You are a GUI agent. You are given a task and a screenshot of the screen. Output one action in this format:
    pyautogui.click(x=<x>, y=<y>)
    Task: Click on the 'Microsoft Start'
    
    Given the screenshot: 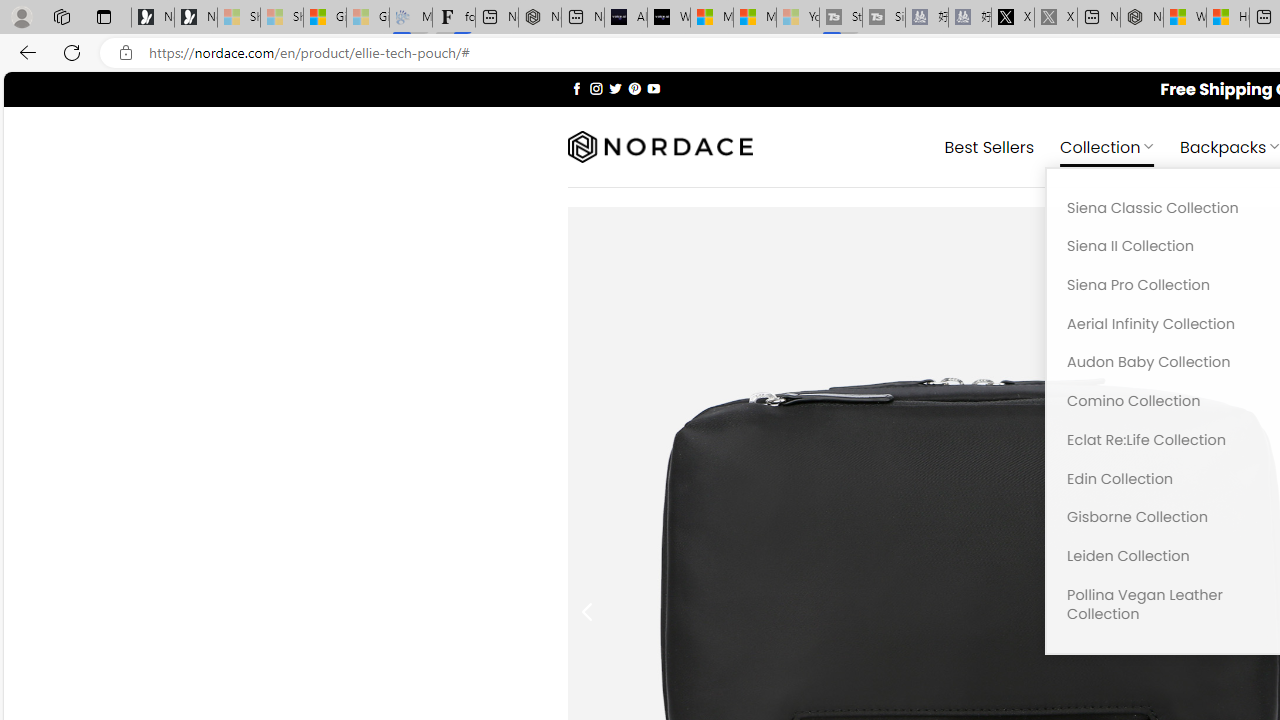 What is the action you would take?
    pyautogui.click(x=753, y=17)
    